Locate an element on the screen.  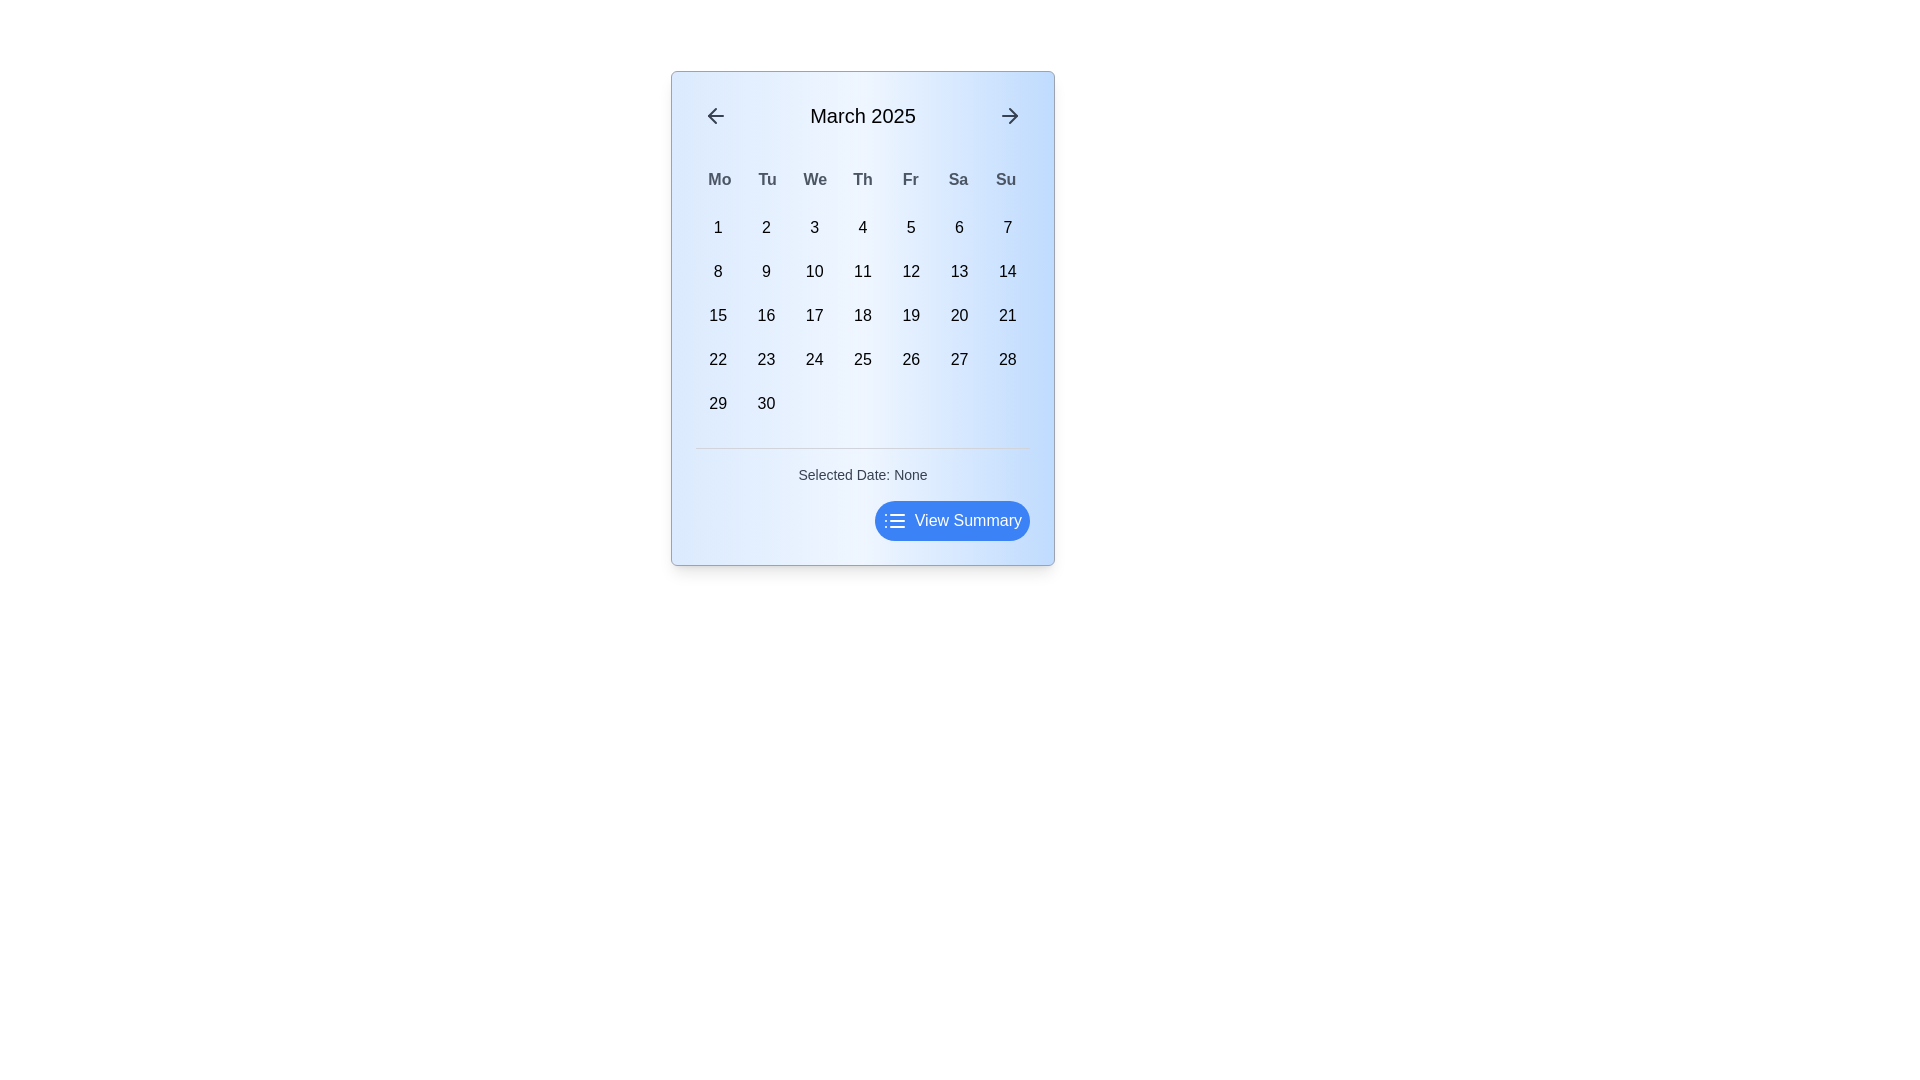
the header label for the 'Friday' column in the calendar table, which is positioned between the 'Th' and 'Sa' labels is located at coordinates (909, 180).